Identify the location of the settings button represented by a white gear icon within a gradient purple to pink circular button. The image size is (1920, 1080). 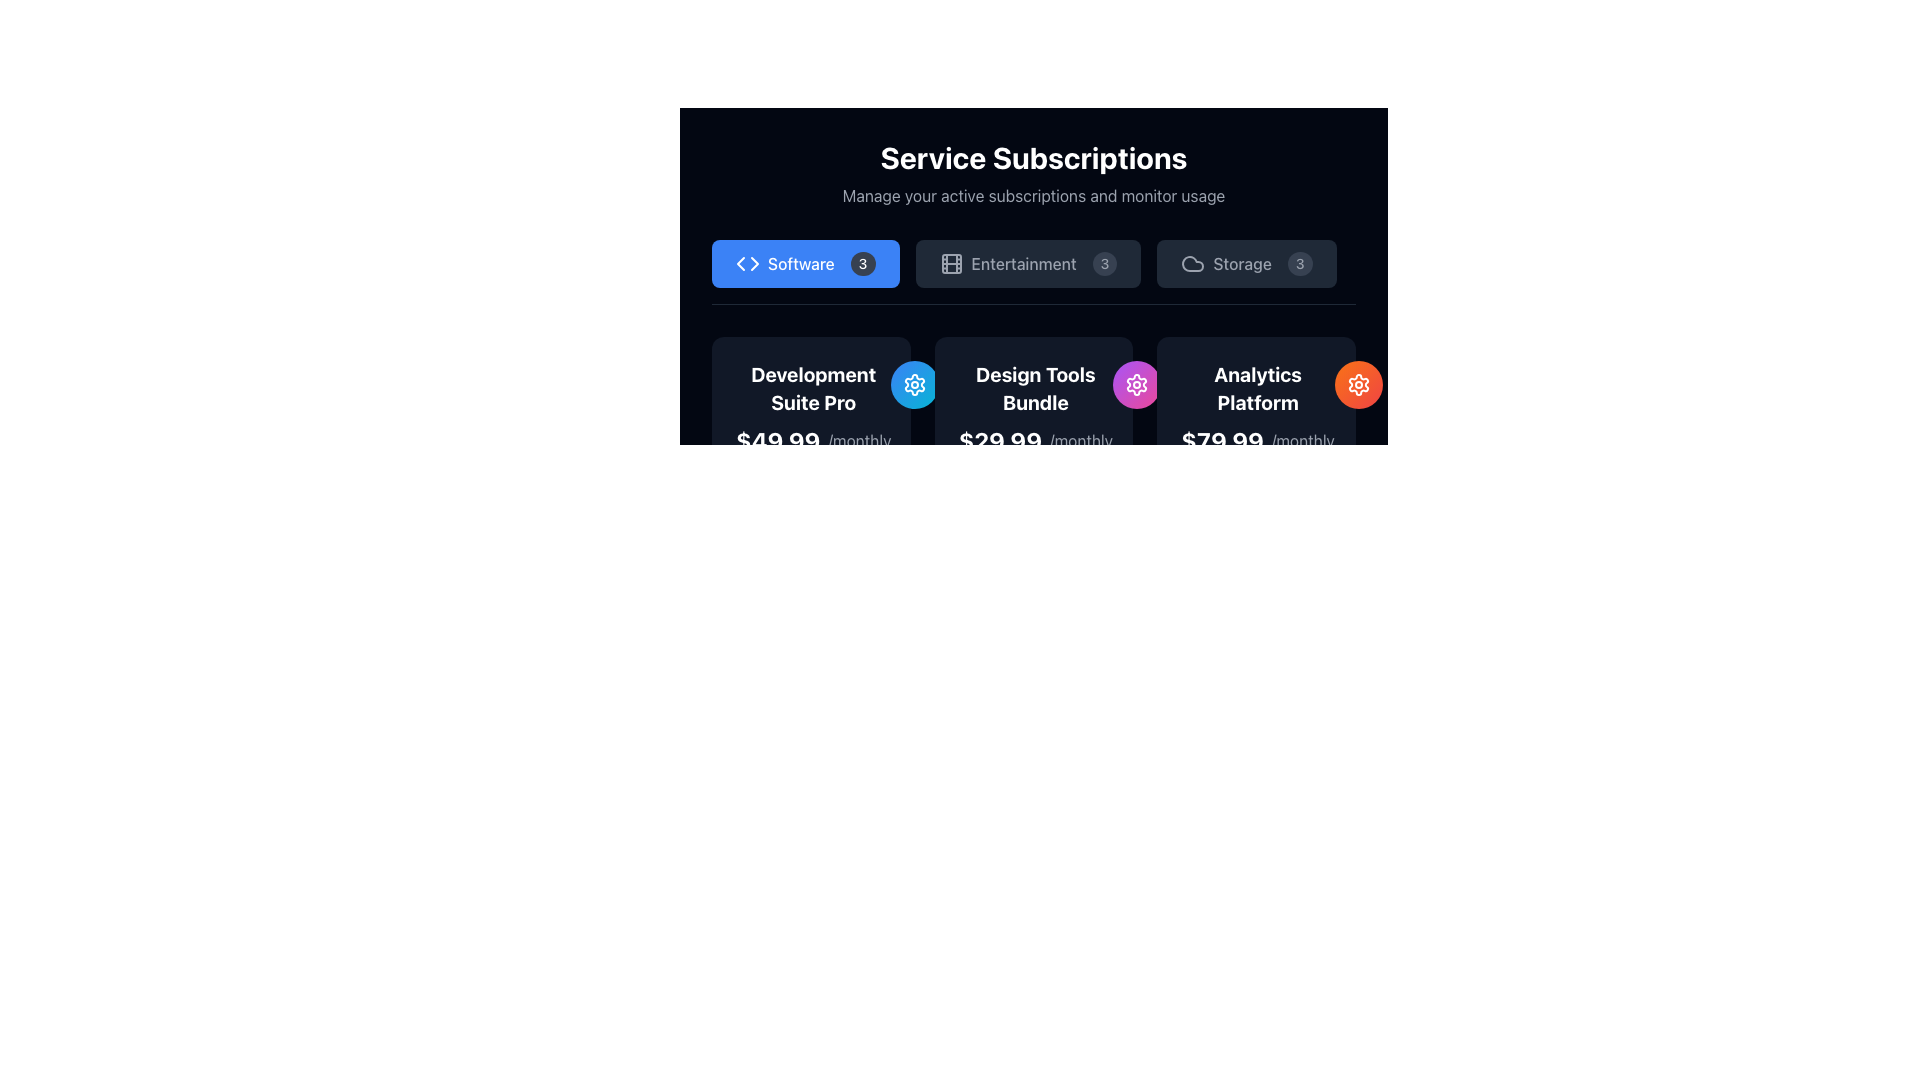
(1137, 385).